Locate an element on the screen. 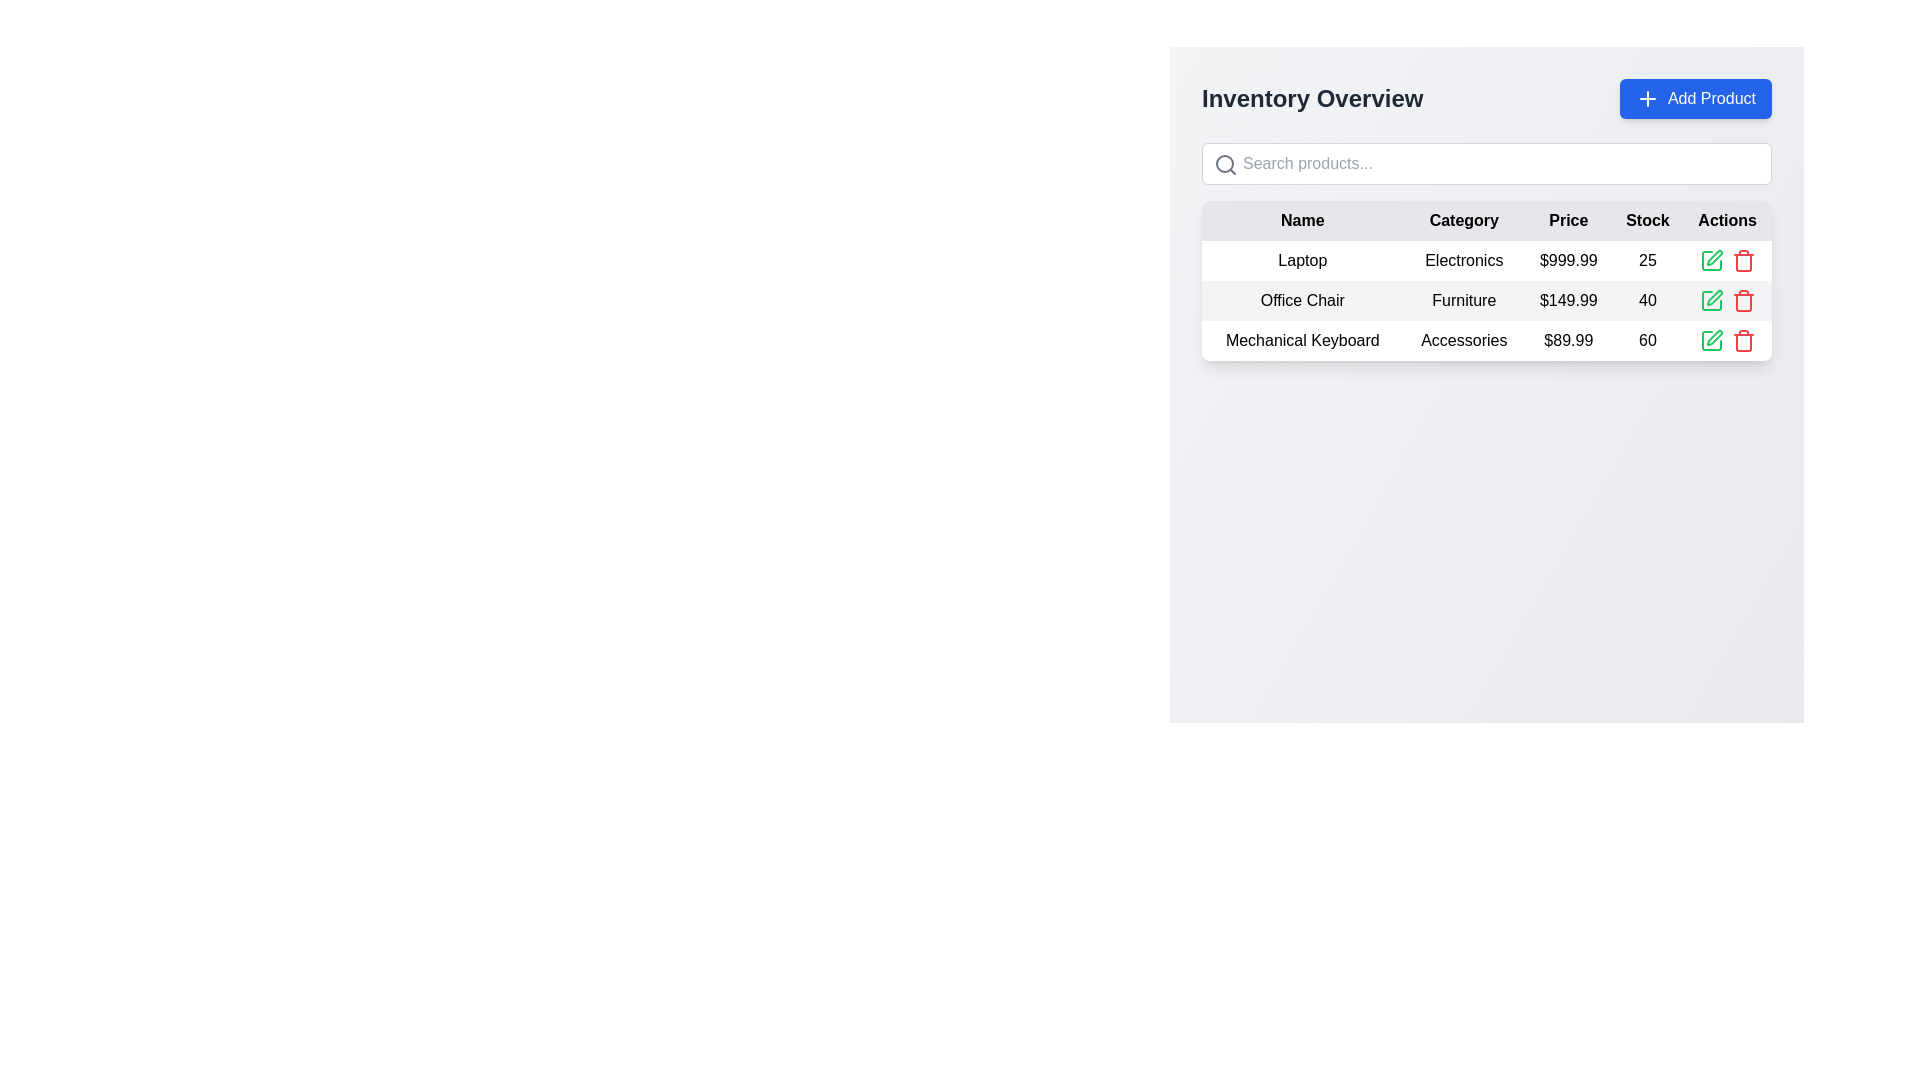  the text display element showing the number '25' in bold black font, located in the 'Stock' column of the 'Laptop' row in the table is located at coordinates (1647, 260).